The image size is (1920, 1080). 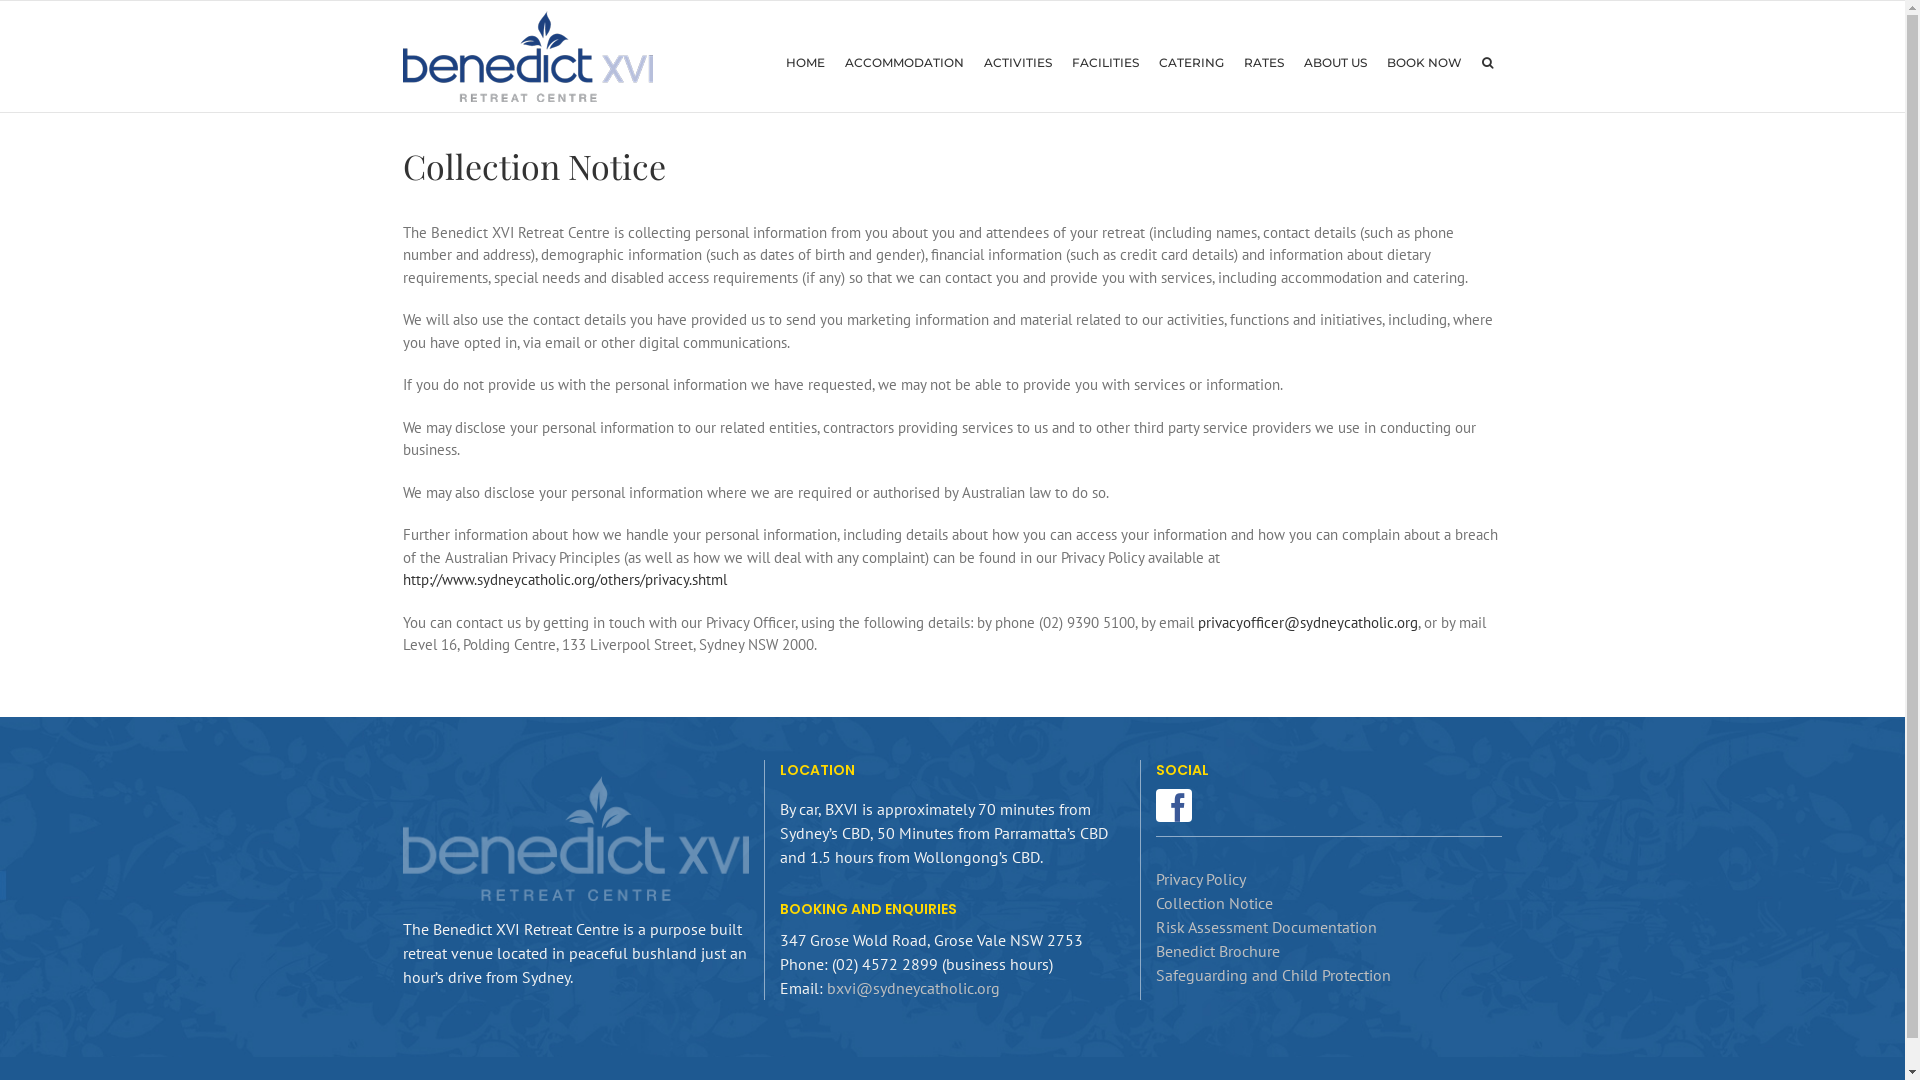 What do you see at coordinates (1017, 61) in the screenshot?
I see `'ACTIVITIES'` at bounding box center [1017, 61].